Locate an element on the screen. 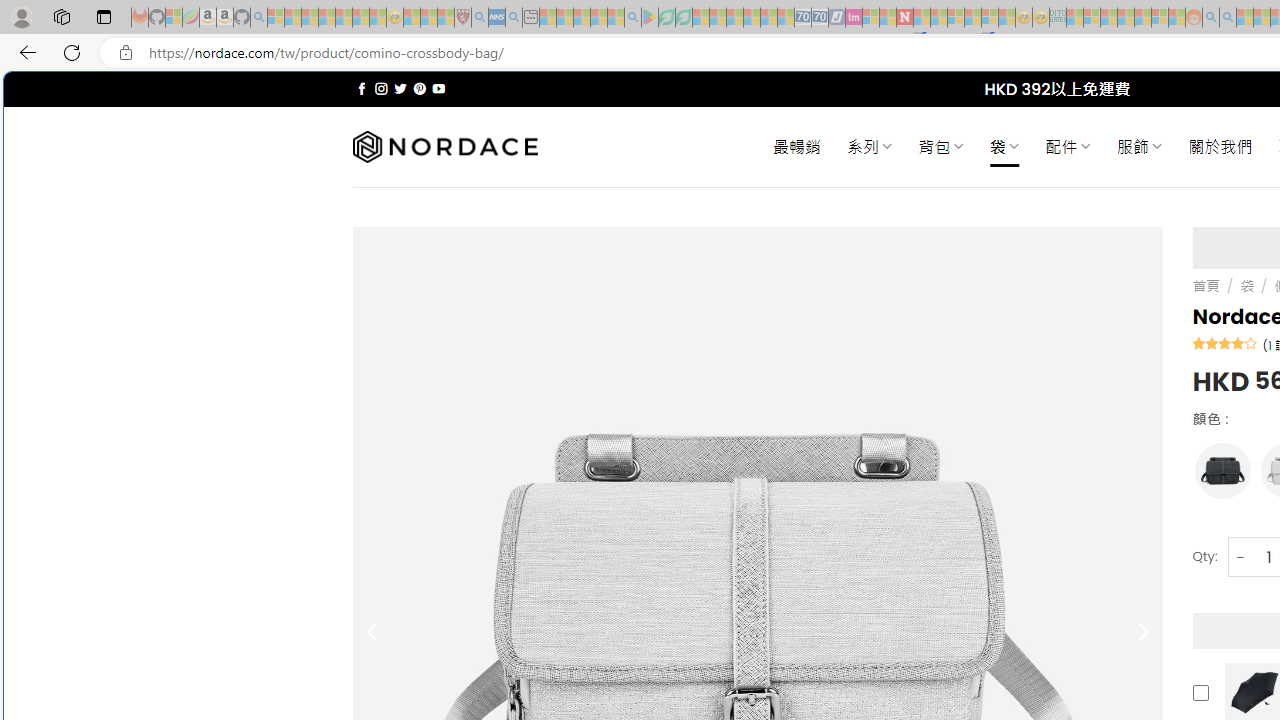 Image resolution: width=1280 pixels, height=720 pixels. 'Add this product to cart' is located at coordinates (1200, 692).